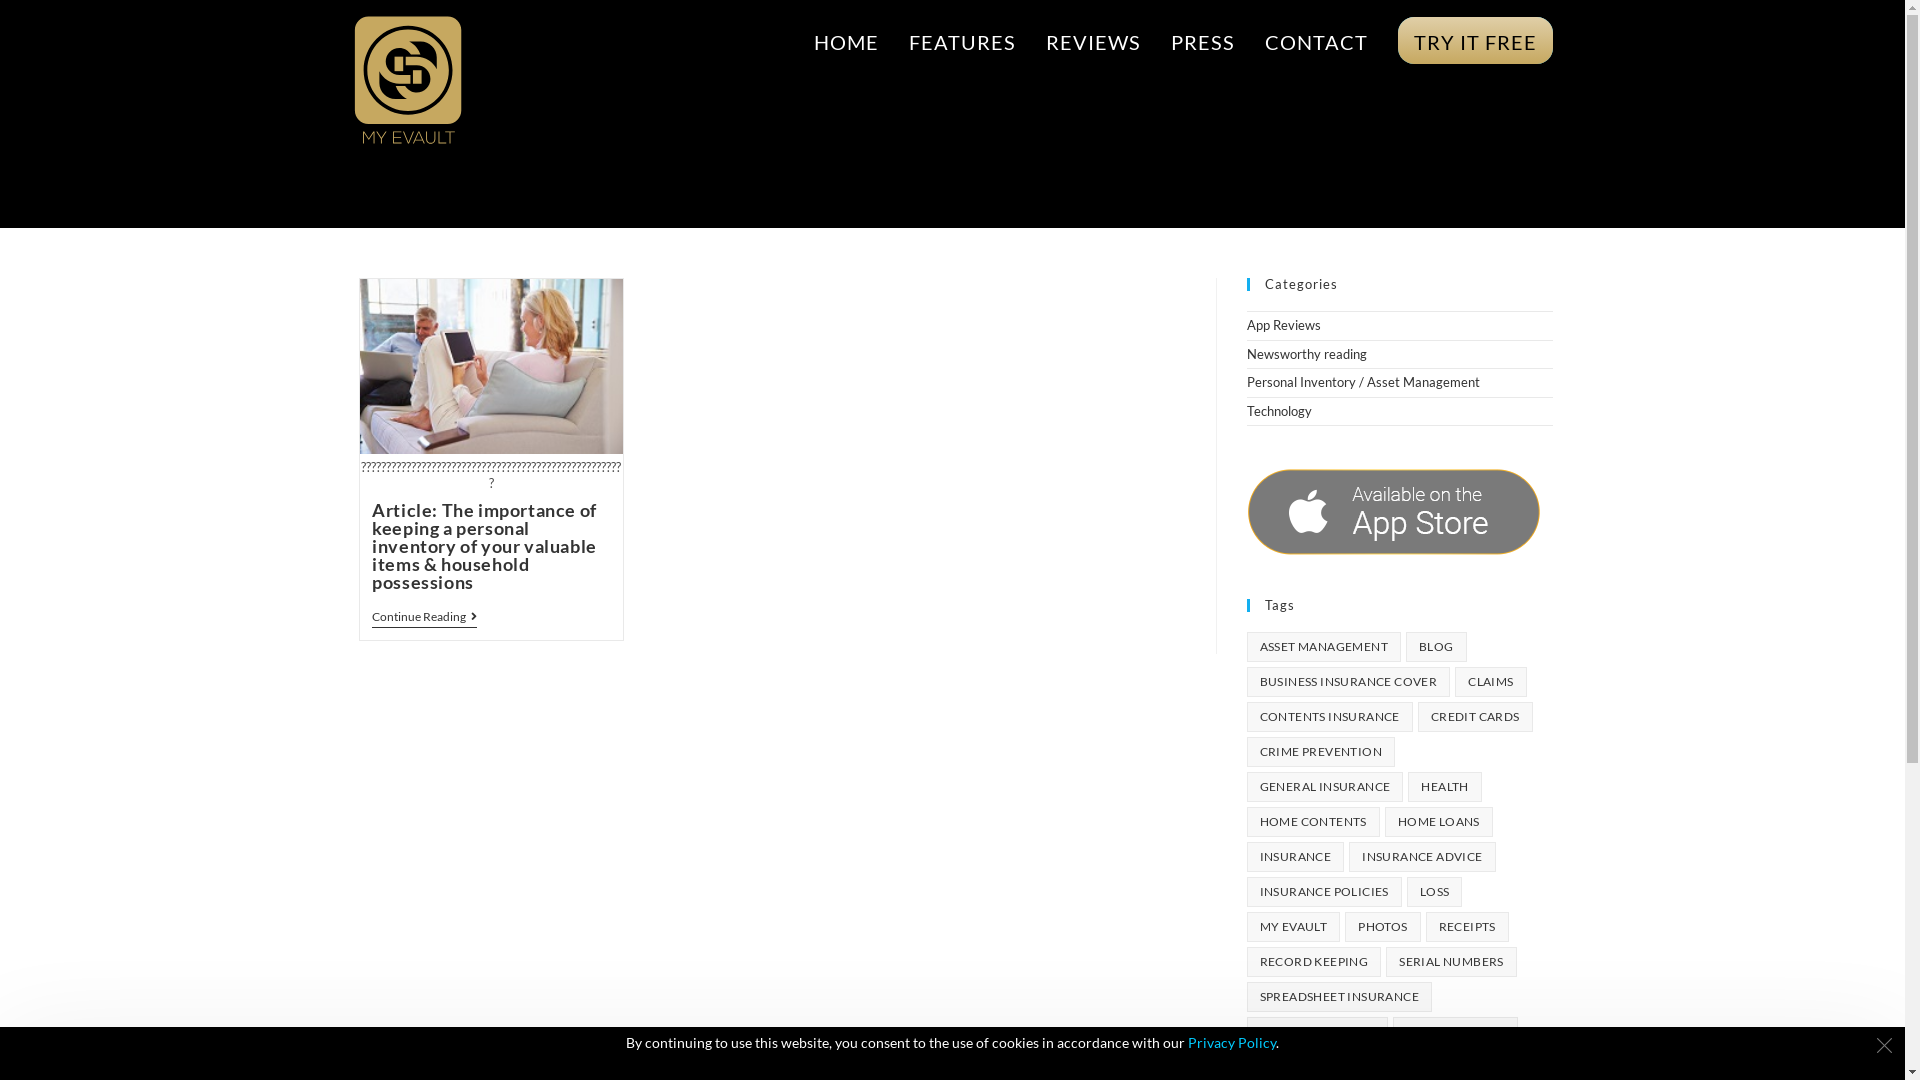  Describe the element at coordinates (1245, 996) in the screenshot. I see `'SPREADSHEET INSURANCE'` at that location.